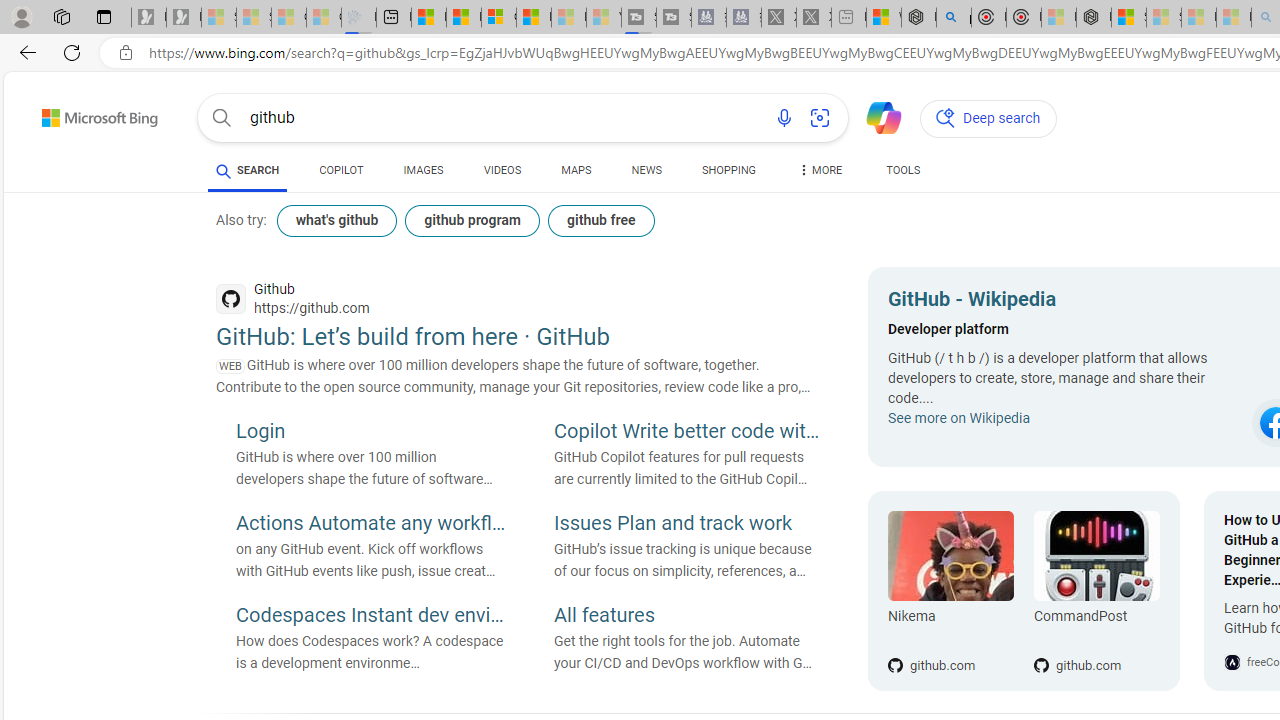  What do you see at coordinates (638, 17) in the screenshot?
I see `'Streaming Coverage | T3 - Sleeping'` at bounding box center [638, 17].